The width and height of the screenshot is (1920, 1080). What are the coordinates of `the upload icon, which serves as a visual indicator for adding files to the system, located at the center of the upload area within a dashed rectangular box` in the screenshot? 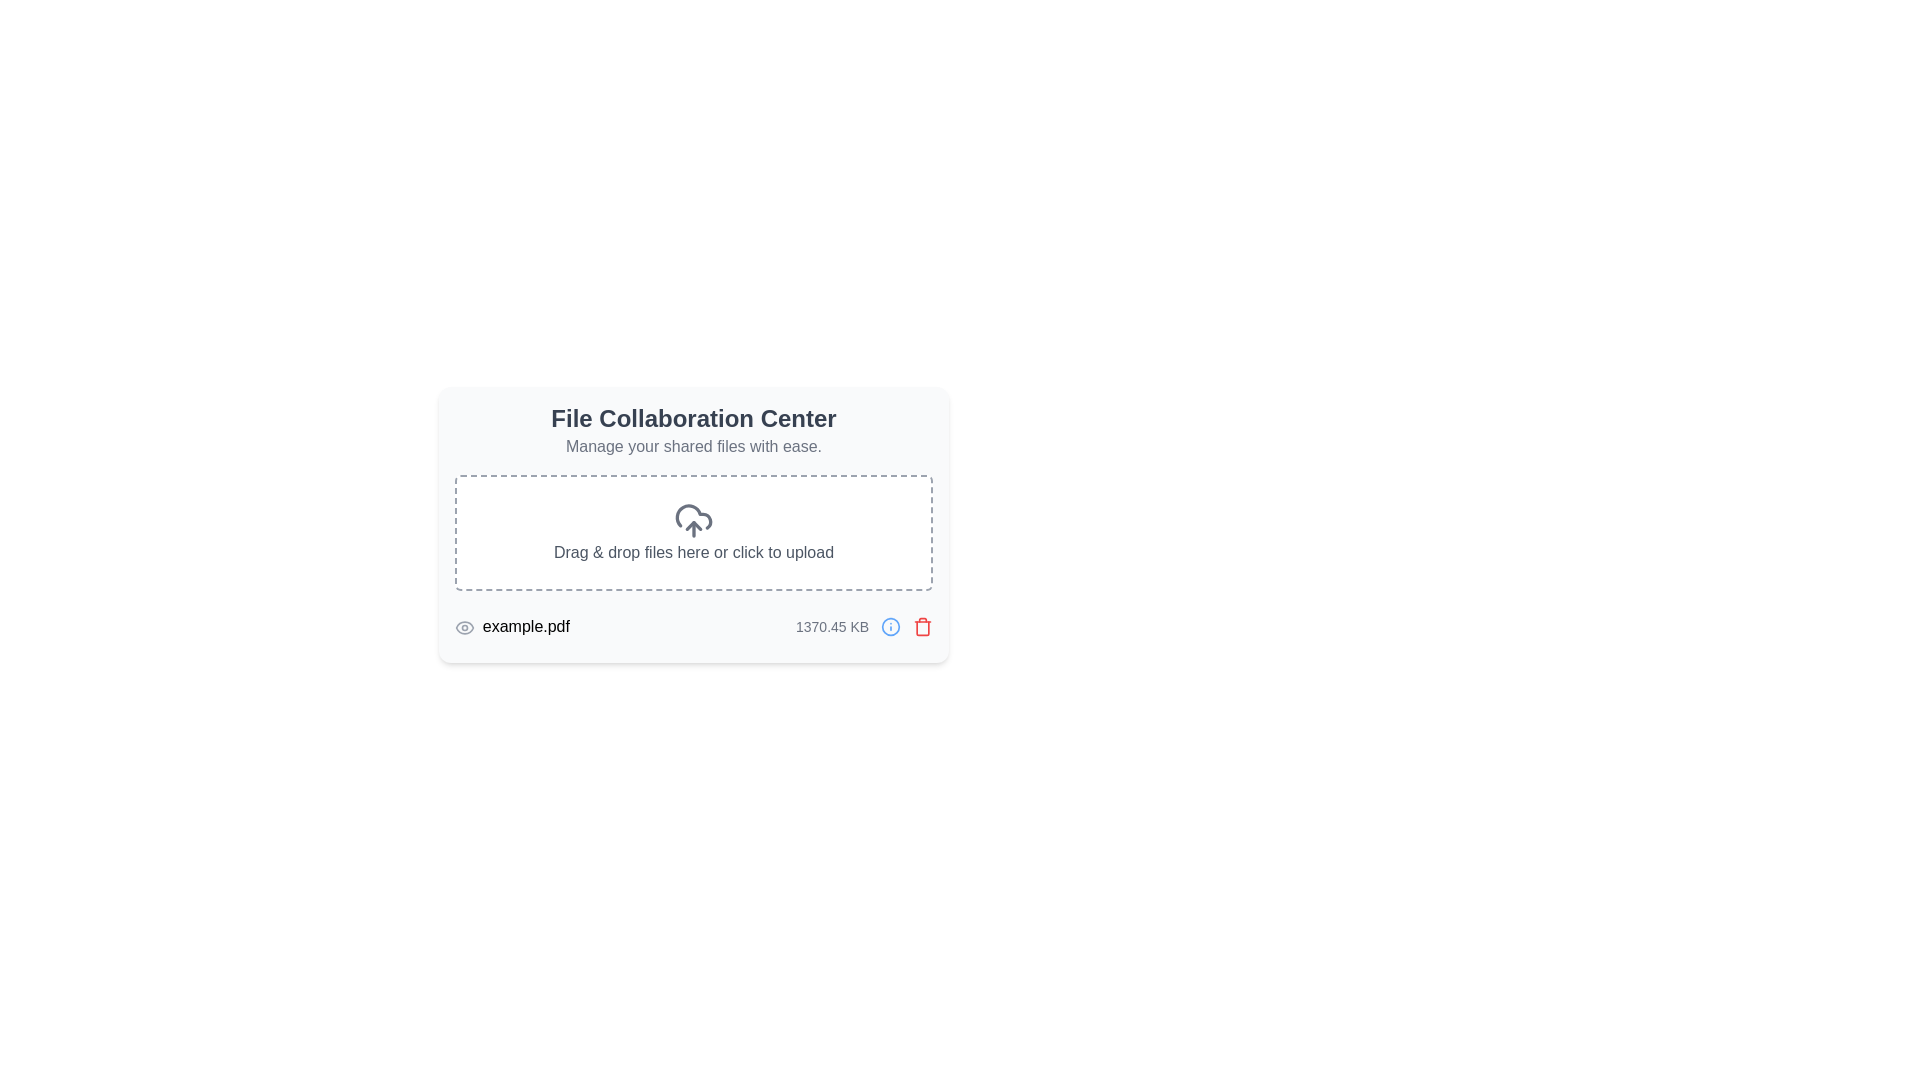 It's located at (693, 519).